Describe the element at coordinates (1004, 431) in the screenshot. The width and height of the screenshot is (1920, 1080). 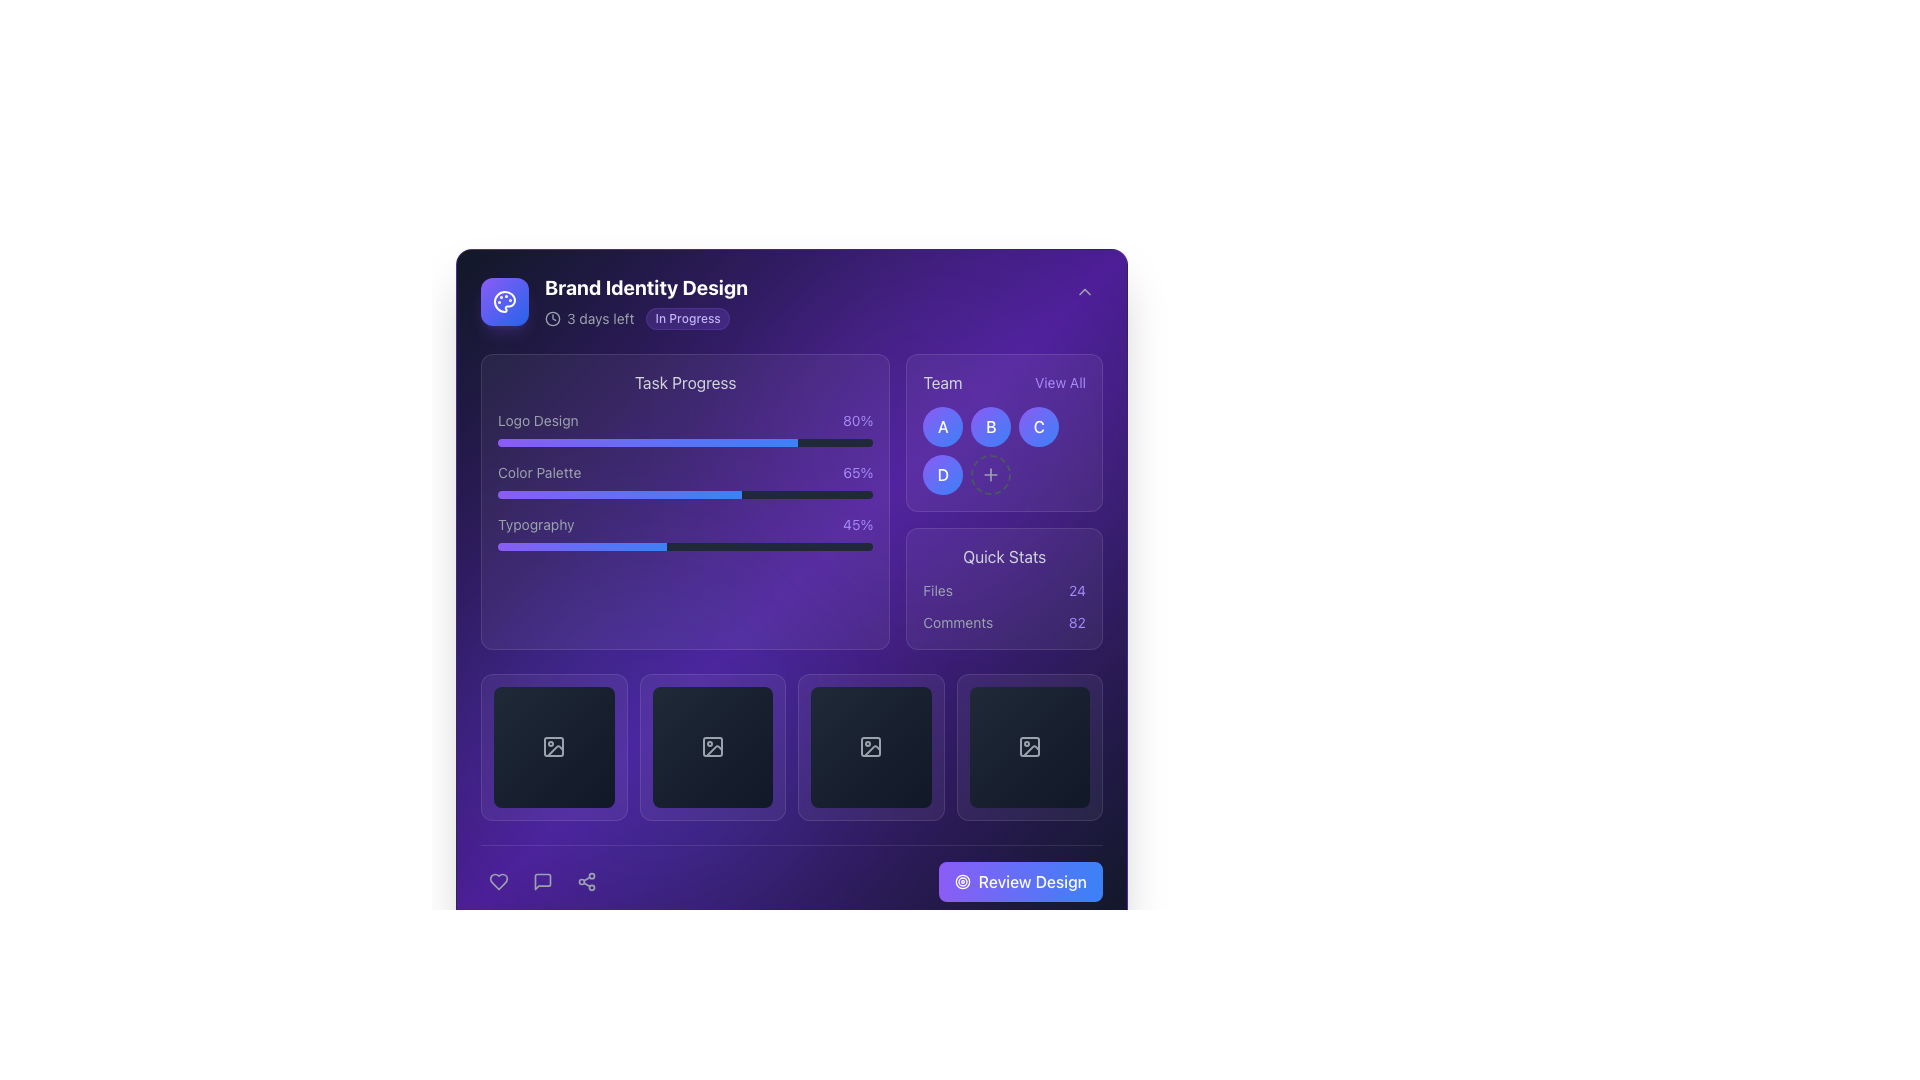
I see `the circular button labeled 'B' located under the 'Team' section, which is the second button in a grid of team member buttons` at that location.